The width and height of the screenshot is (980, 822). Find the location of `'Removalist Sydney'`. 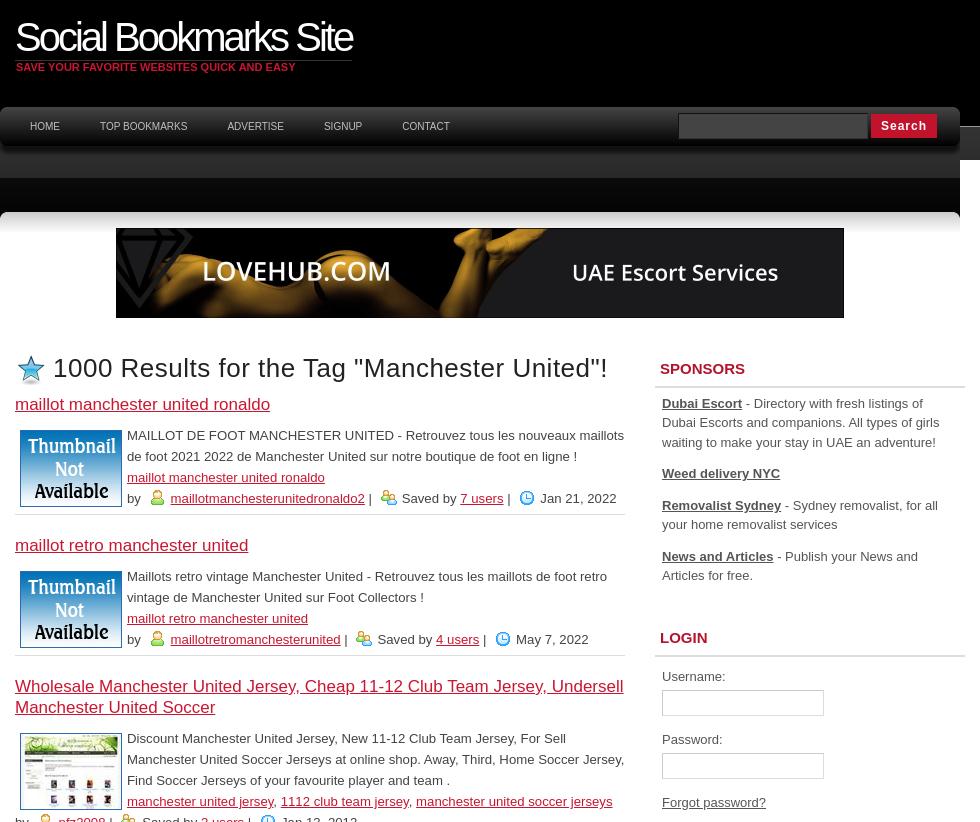

'Removalist Sydney' is located at coordinates (721, 503).